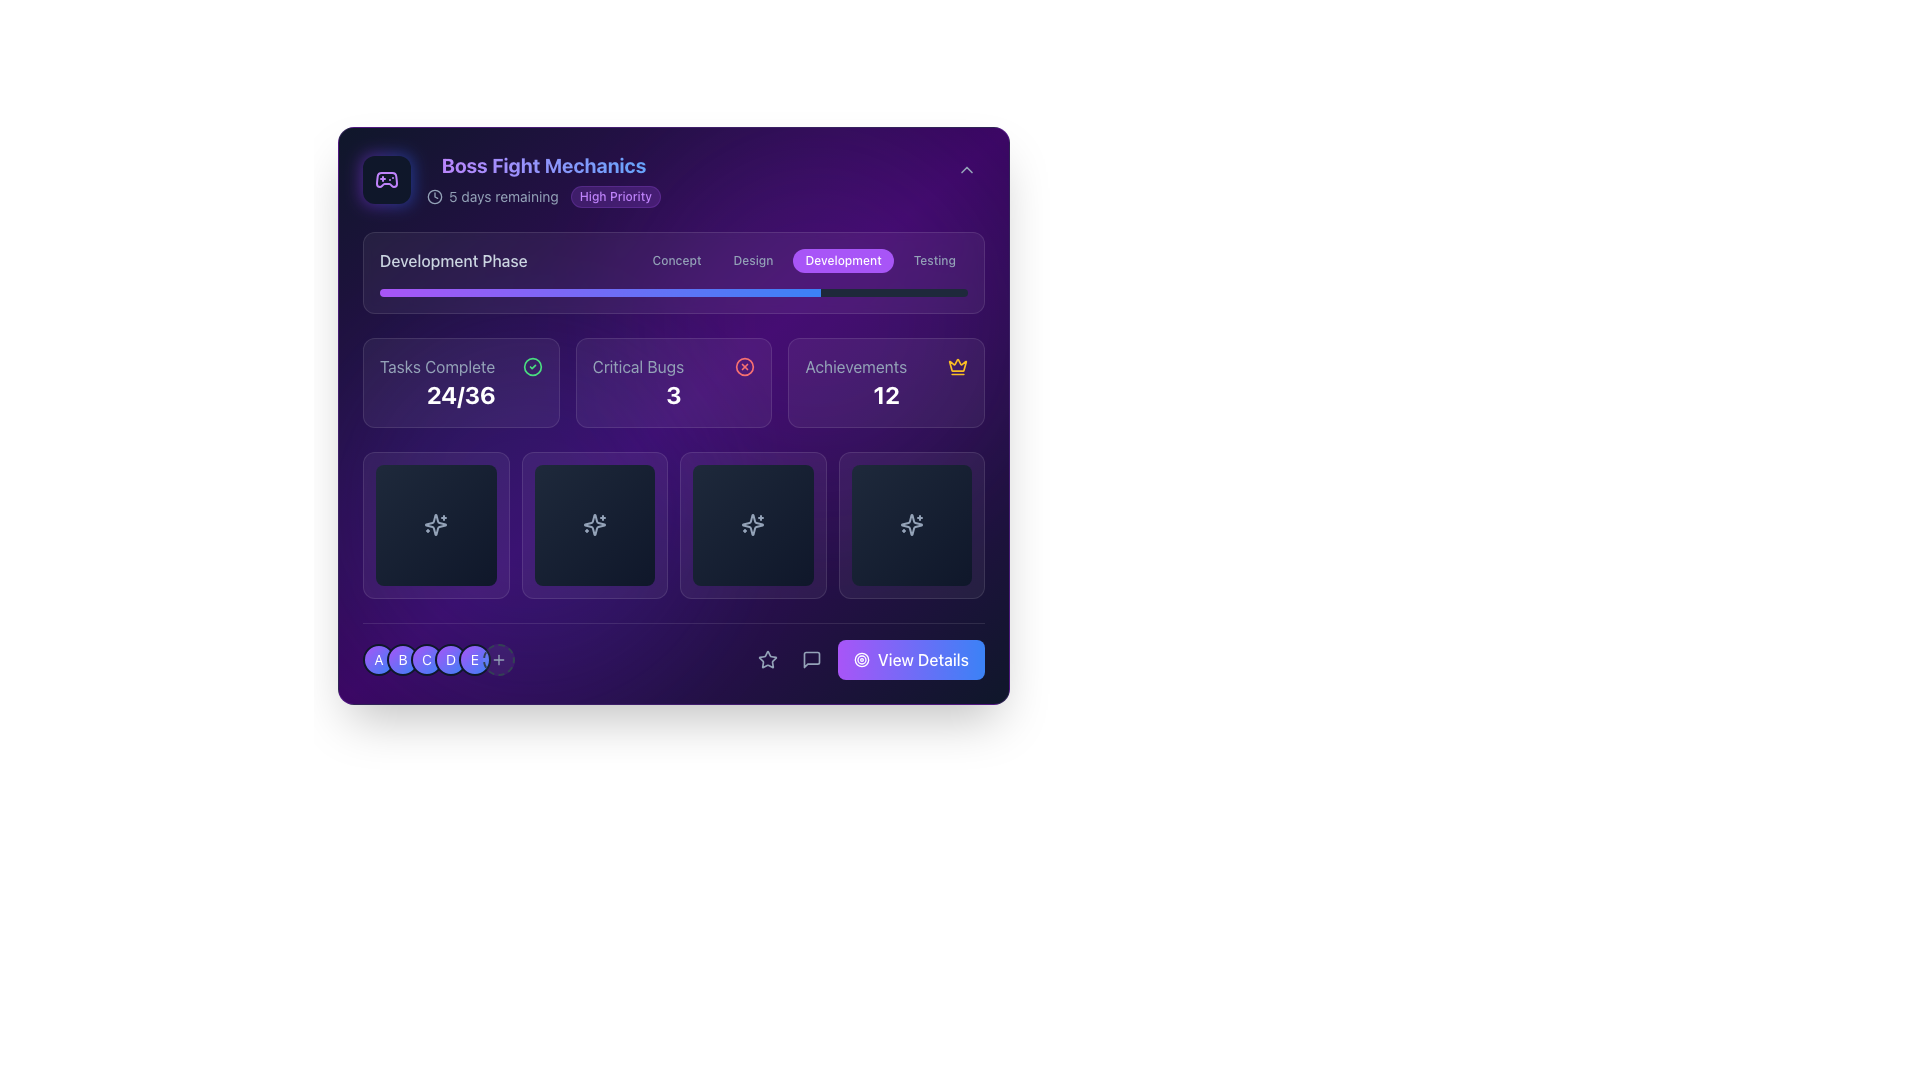 The width and height of the screenshot is (1920, 1080). What do you see at coordinates (861, 659) in the screenshot?
I see `the decorative icon located to the left of the 'View Details' button at the bottom-right corner of the interface` at bounding box center [861, 659].